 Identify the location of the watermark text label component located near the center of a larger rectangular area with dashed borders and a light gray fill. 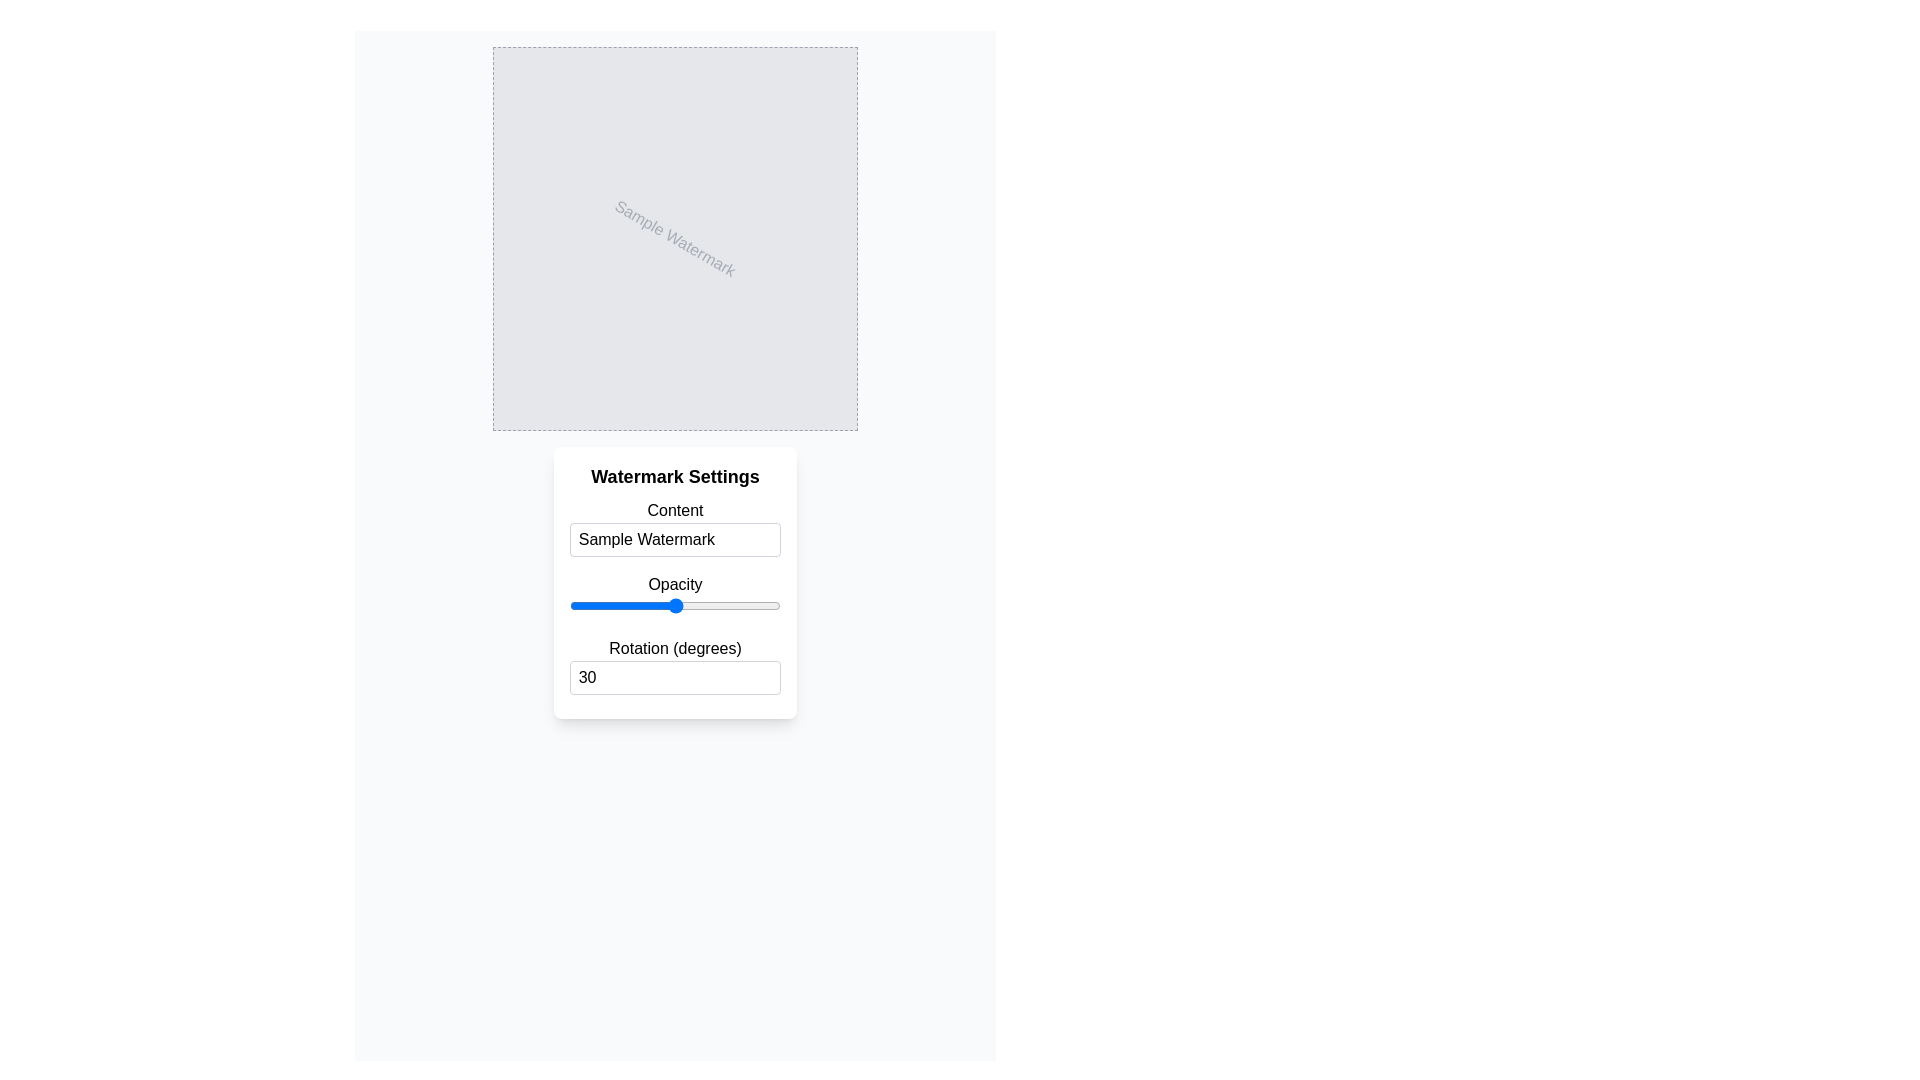
(675, 238).